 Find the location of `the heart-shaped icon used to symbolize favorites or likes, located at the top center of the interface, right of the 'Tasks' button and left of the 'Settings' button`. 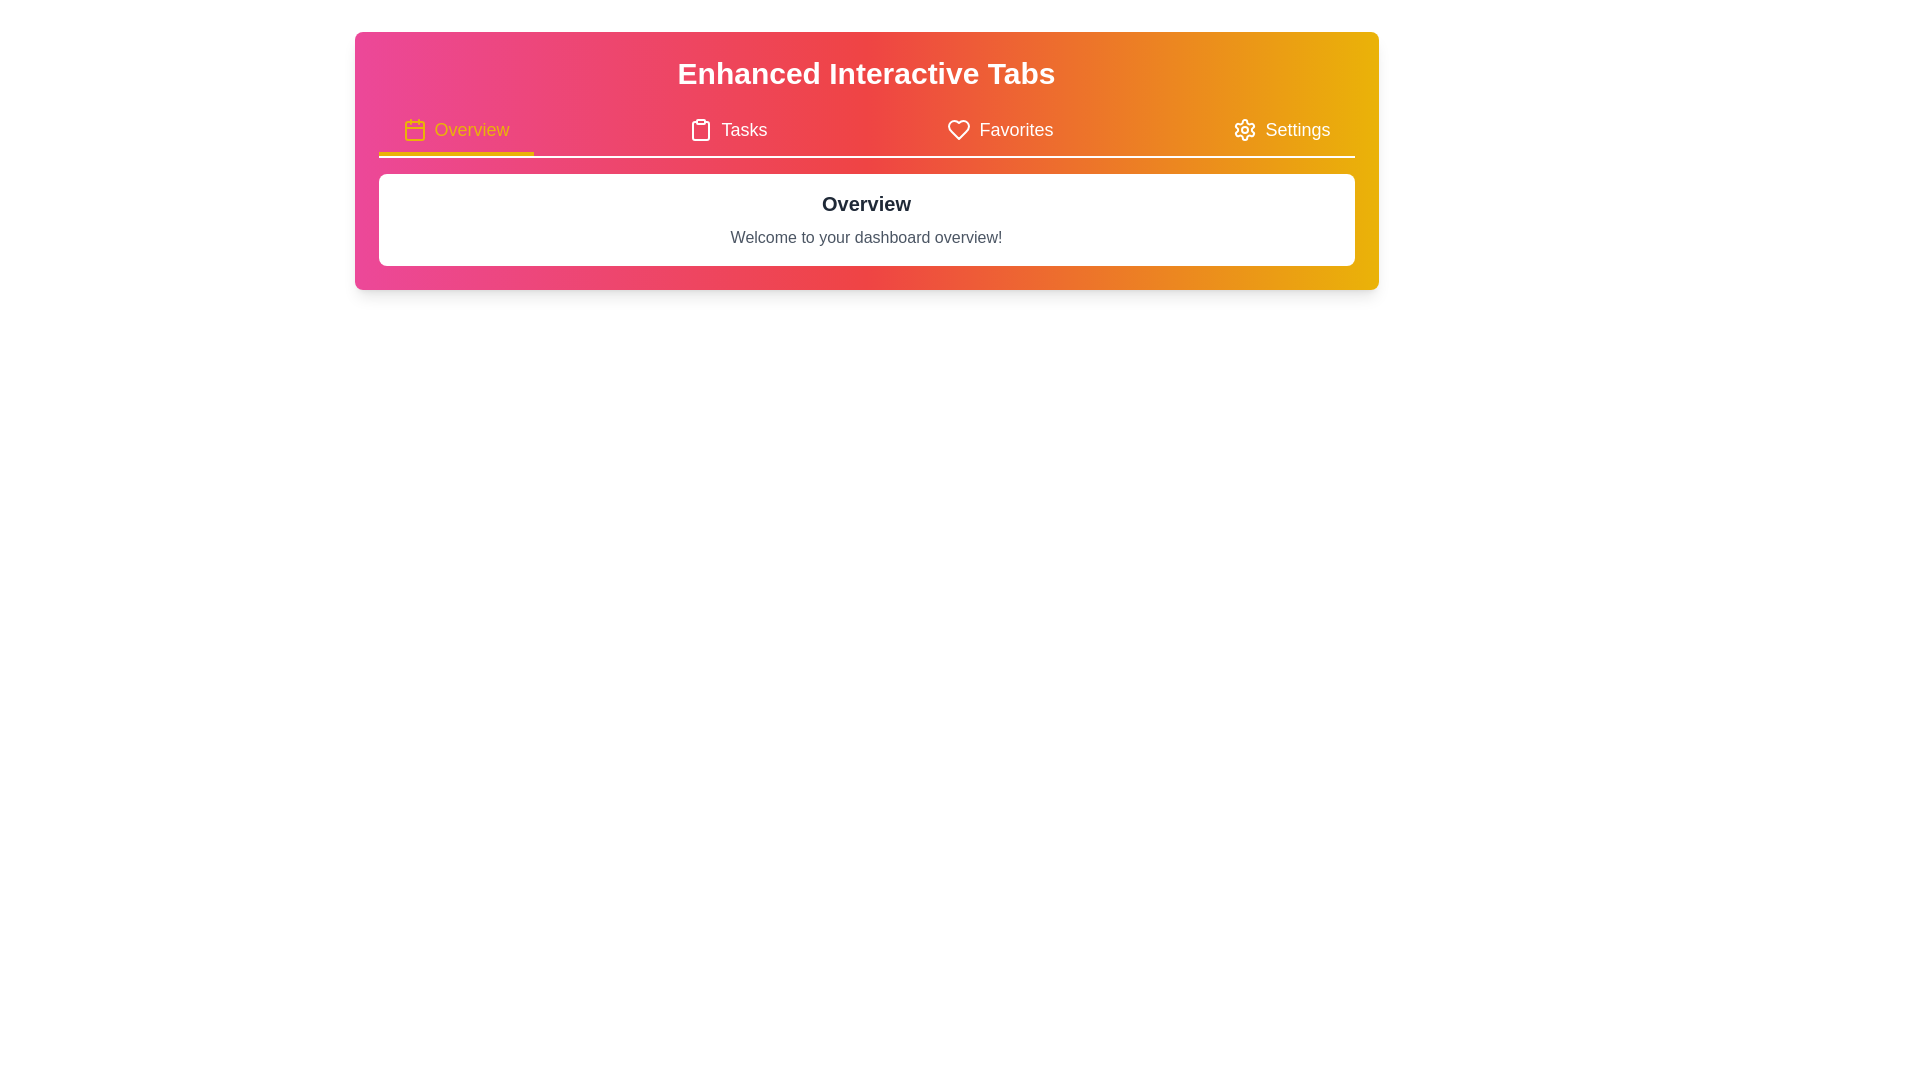

the heart-shaped icon used to symbolize favorites or likes, located at the top center of the interface, right of the 'Tasks' button and left of the 'Settings' button is located at coordinates (958, 130).